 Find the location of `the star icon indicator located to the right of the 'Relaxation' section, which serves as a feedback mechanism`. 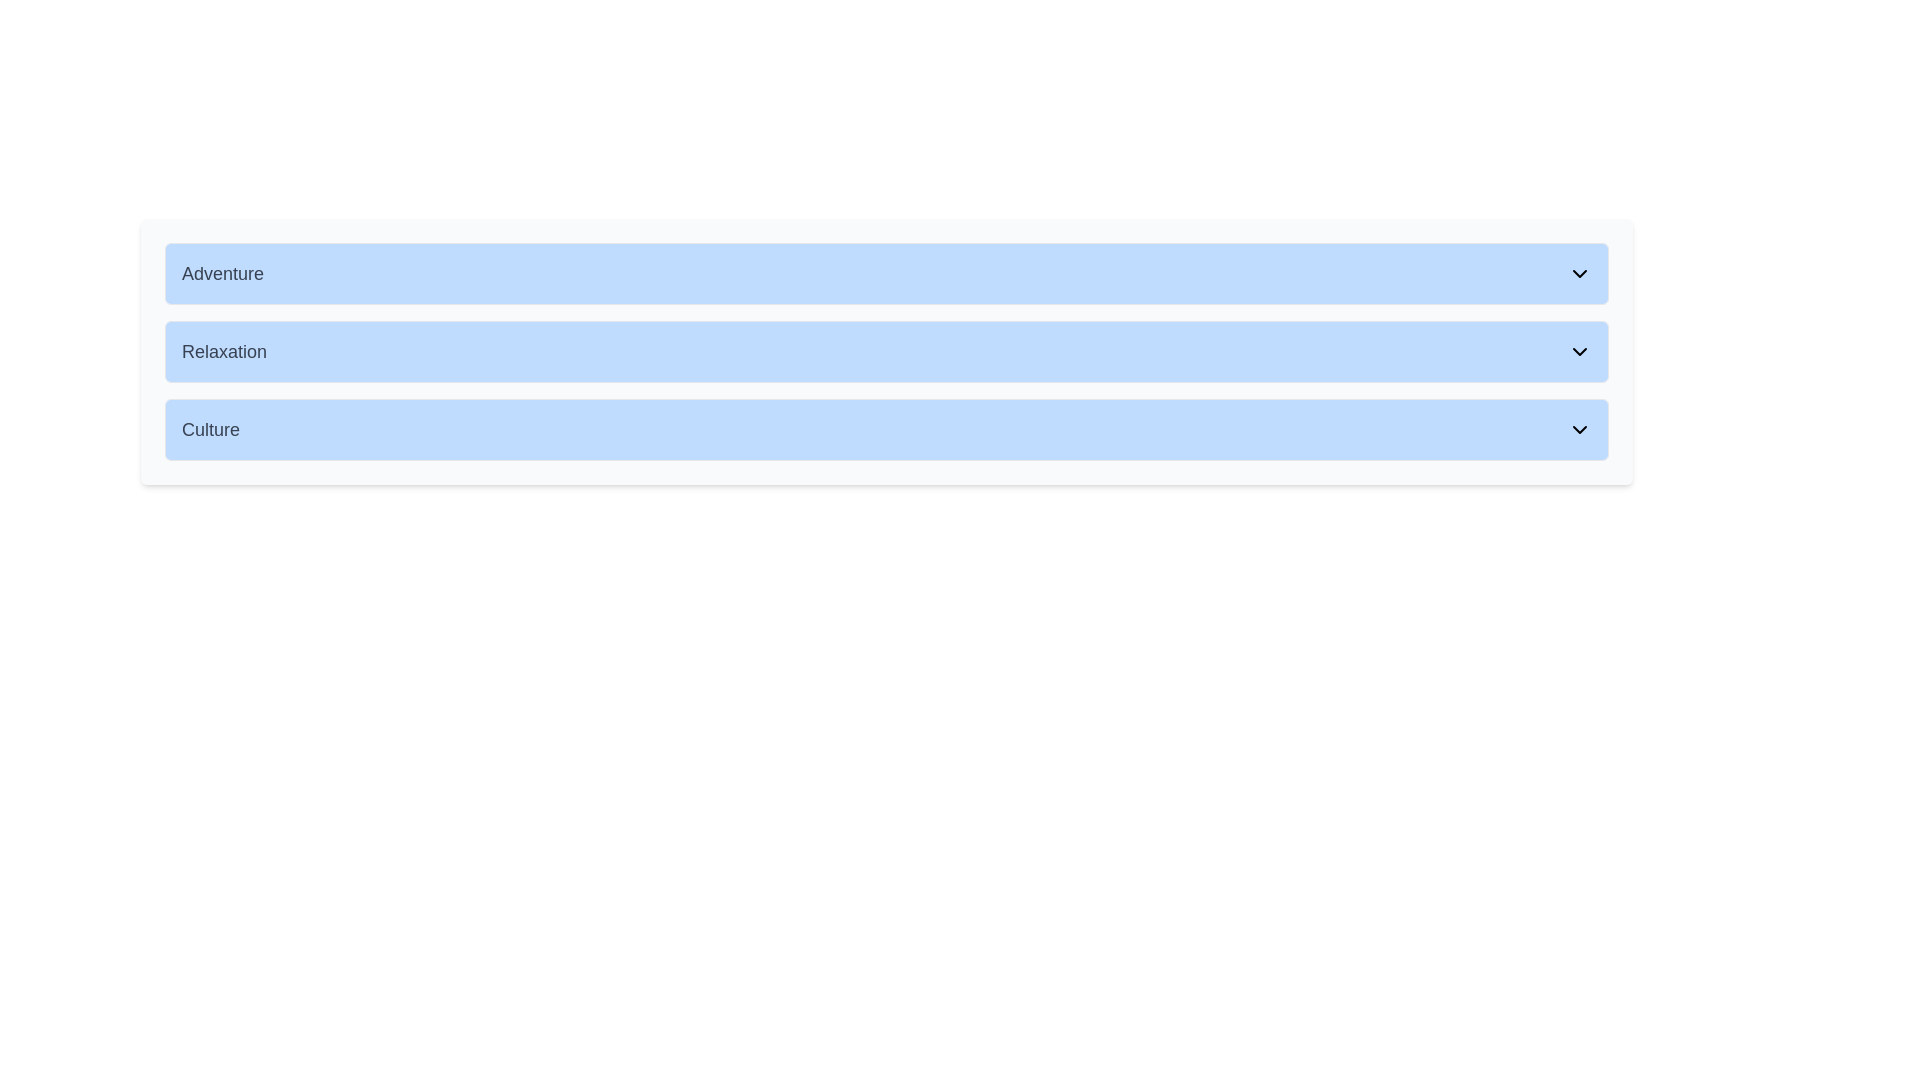

the star icon indicator located to the right of the 'Relaxation' section, which serves as a feedback mechanism is located at coordinates (1592, 344).